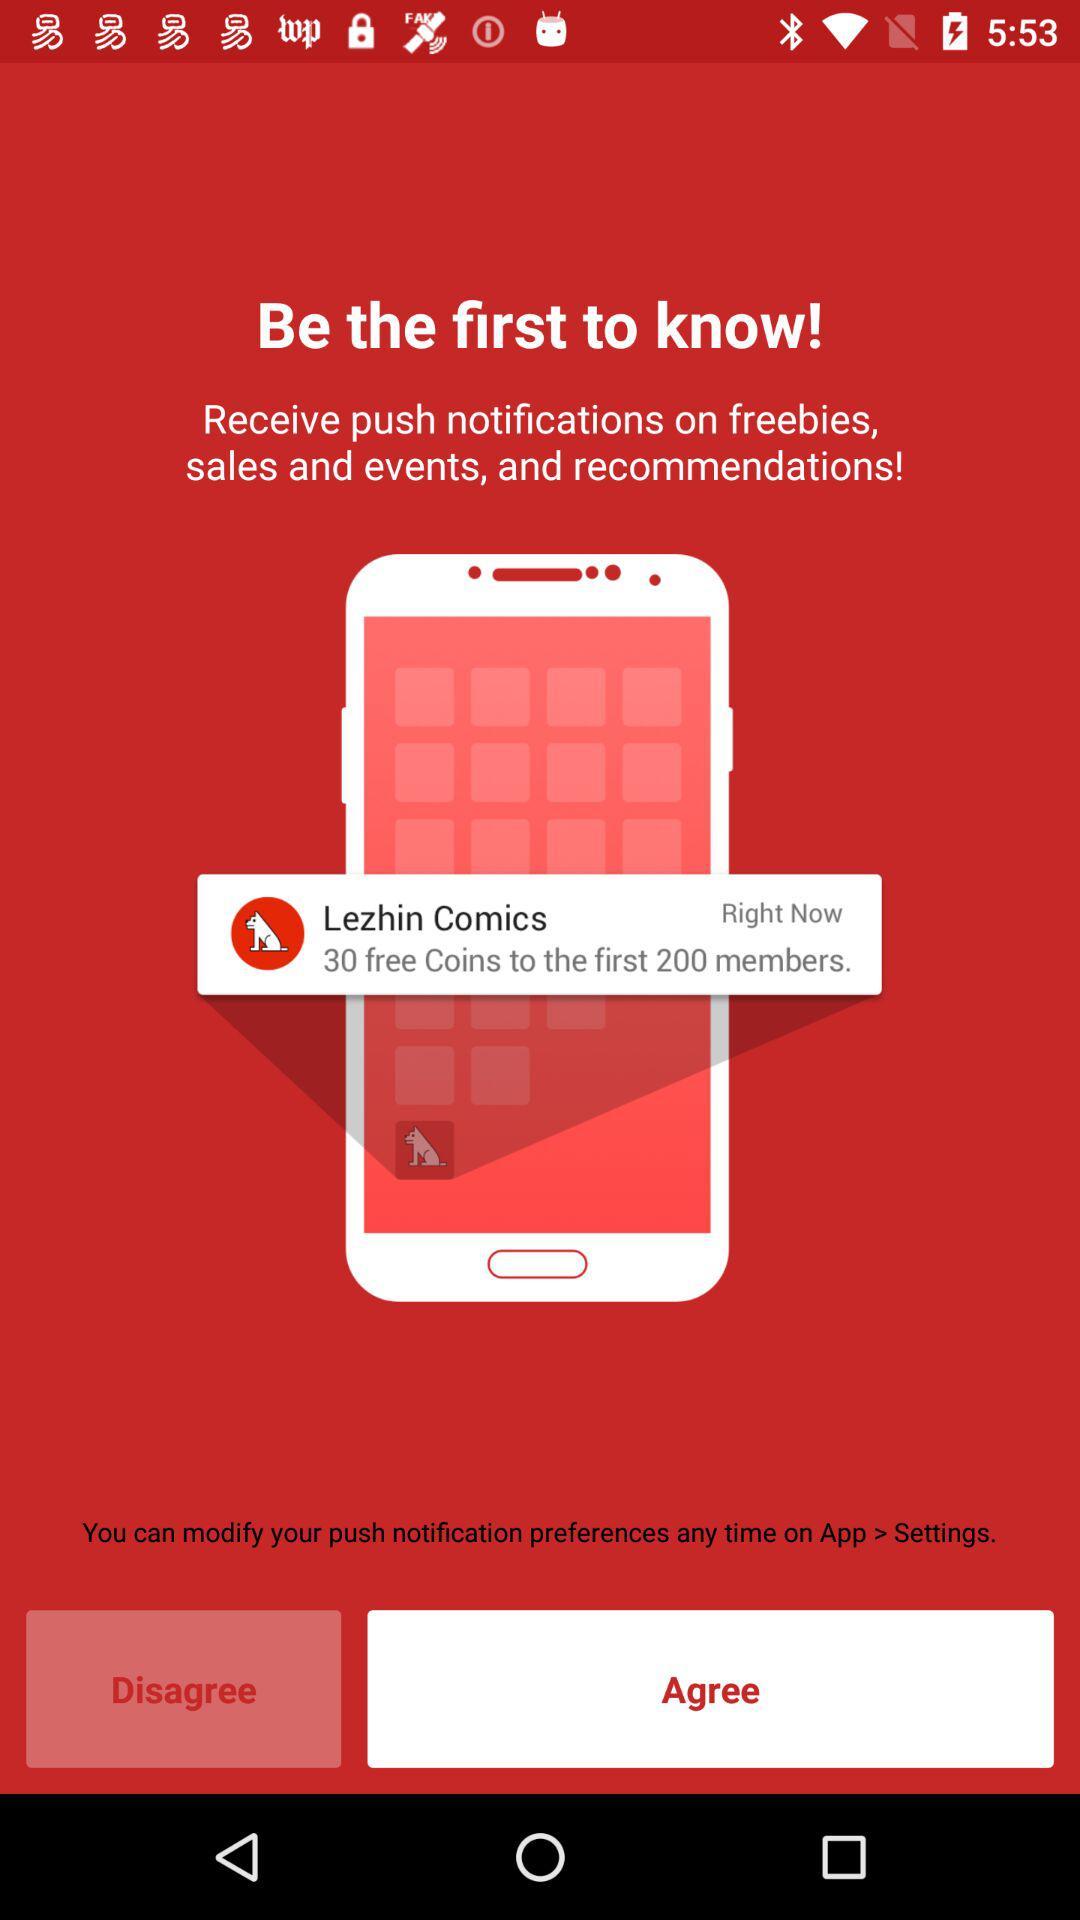  I want to click on item below the you can modify icon, so click(183, 1688).